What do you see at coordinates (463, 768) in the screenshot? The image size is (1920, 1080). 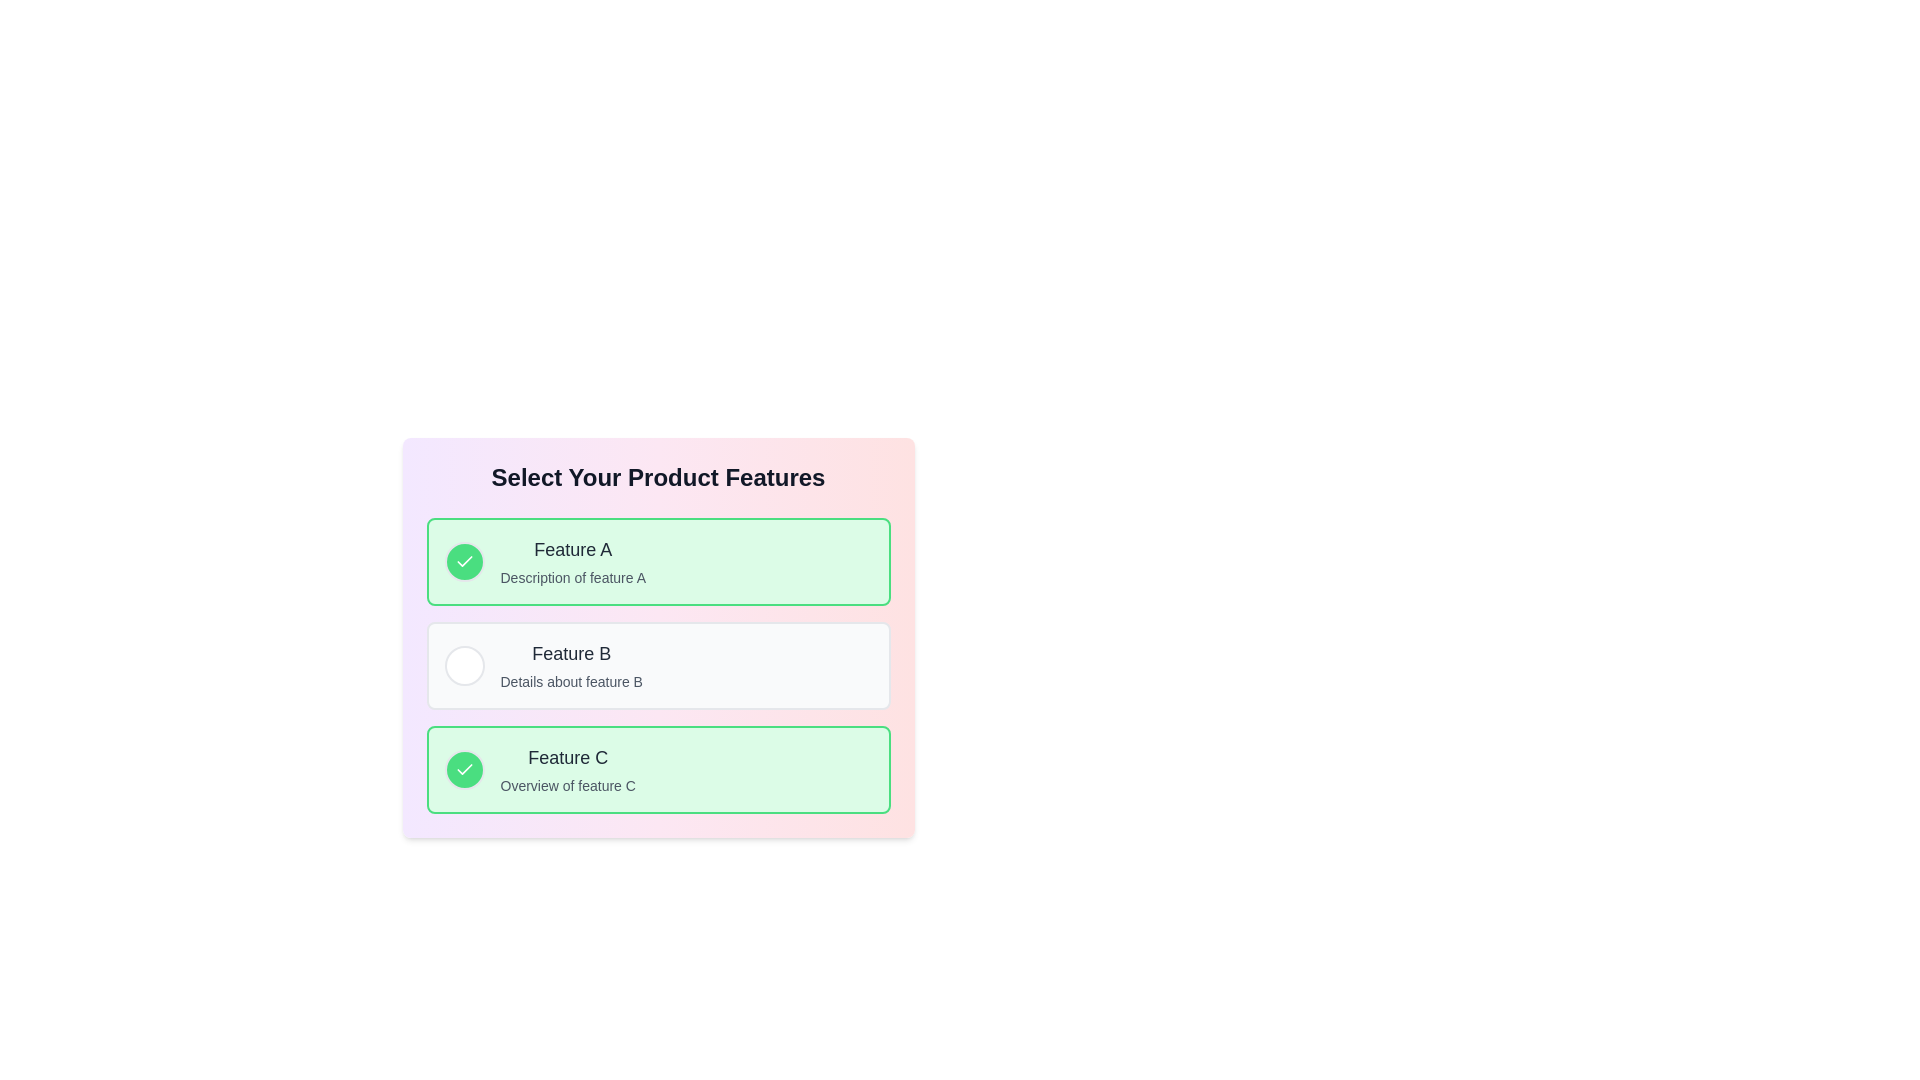 I see `the small green checkmark icon within the 'Feature A' section, which indicates a selected state` at bounding box center [463, 768].